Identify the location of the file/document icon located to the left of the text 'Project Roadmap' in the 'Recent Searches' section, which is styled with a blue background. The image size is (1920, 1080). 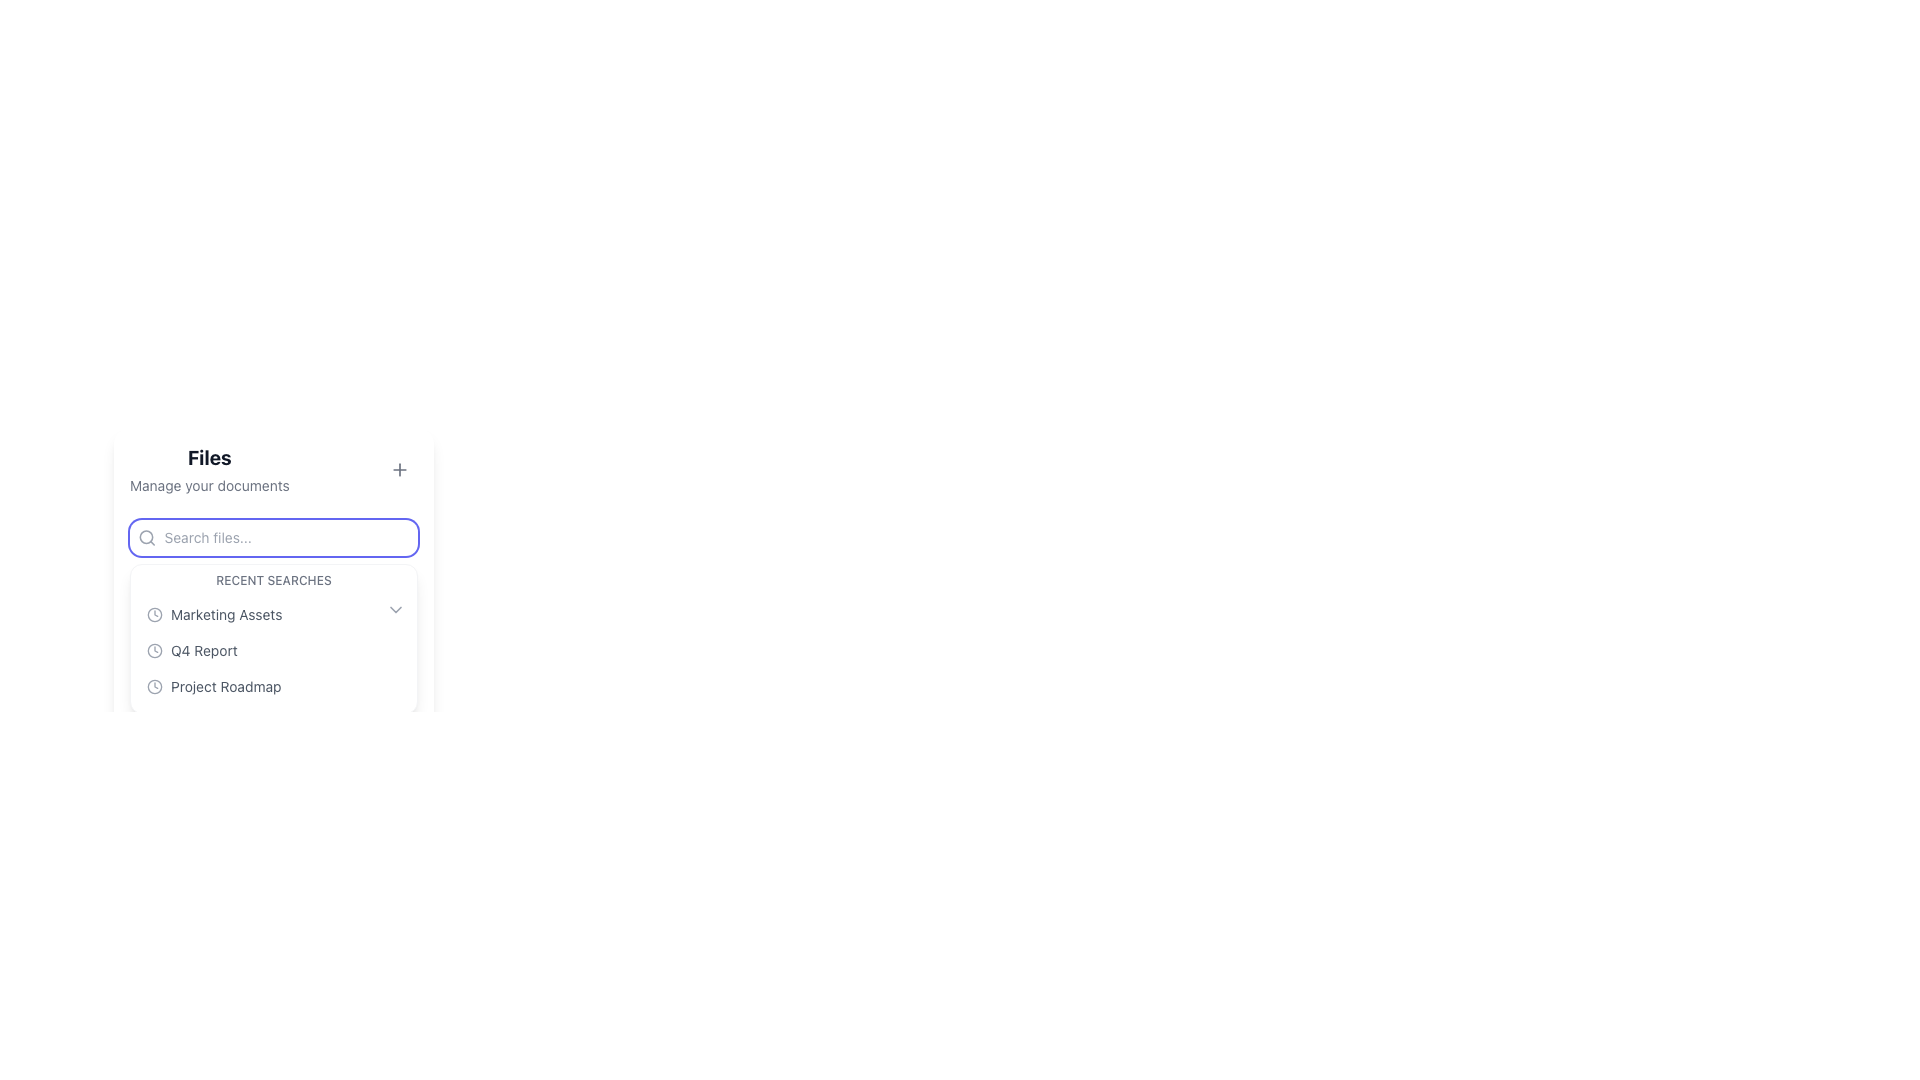
(176, 693).